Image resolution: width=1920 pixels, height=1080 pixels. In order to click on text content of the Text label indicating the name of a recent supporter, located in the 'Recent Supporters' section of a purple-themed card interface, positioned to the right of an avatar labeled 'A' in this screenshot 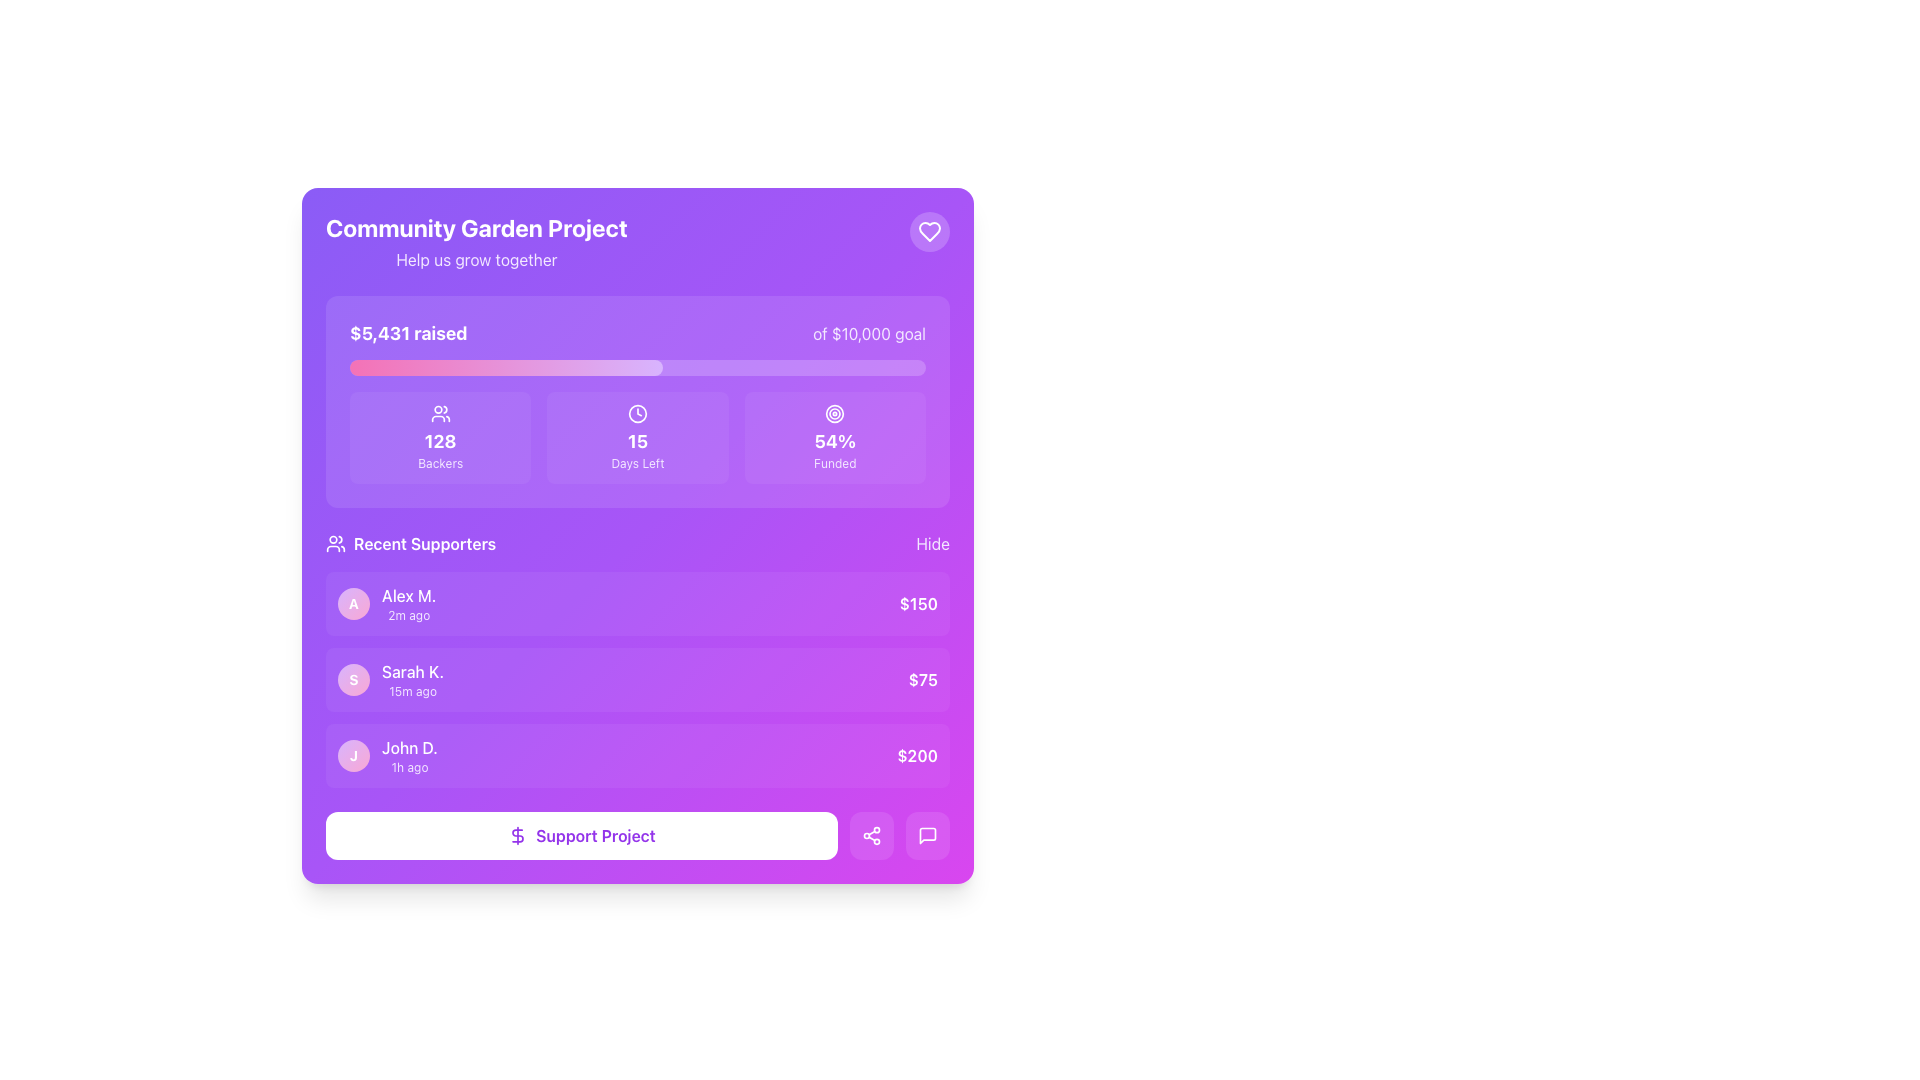, I will do `click(408, 595)`.